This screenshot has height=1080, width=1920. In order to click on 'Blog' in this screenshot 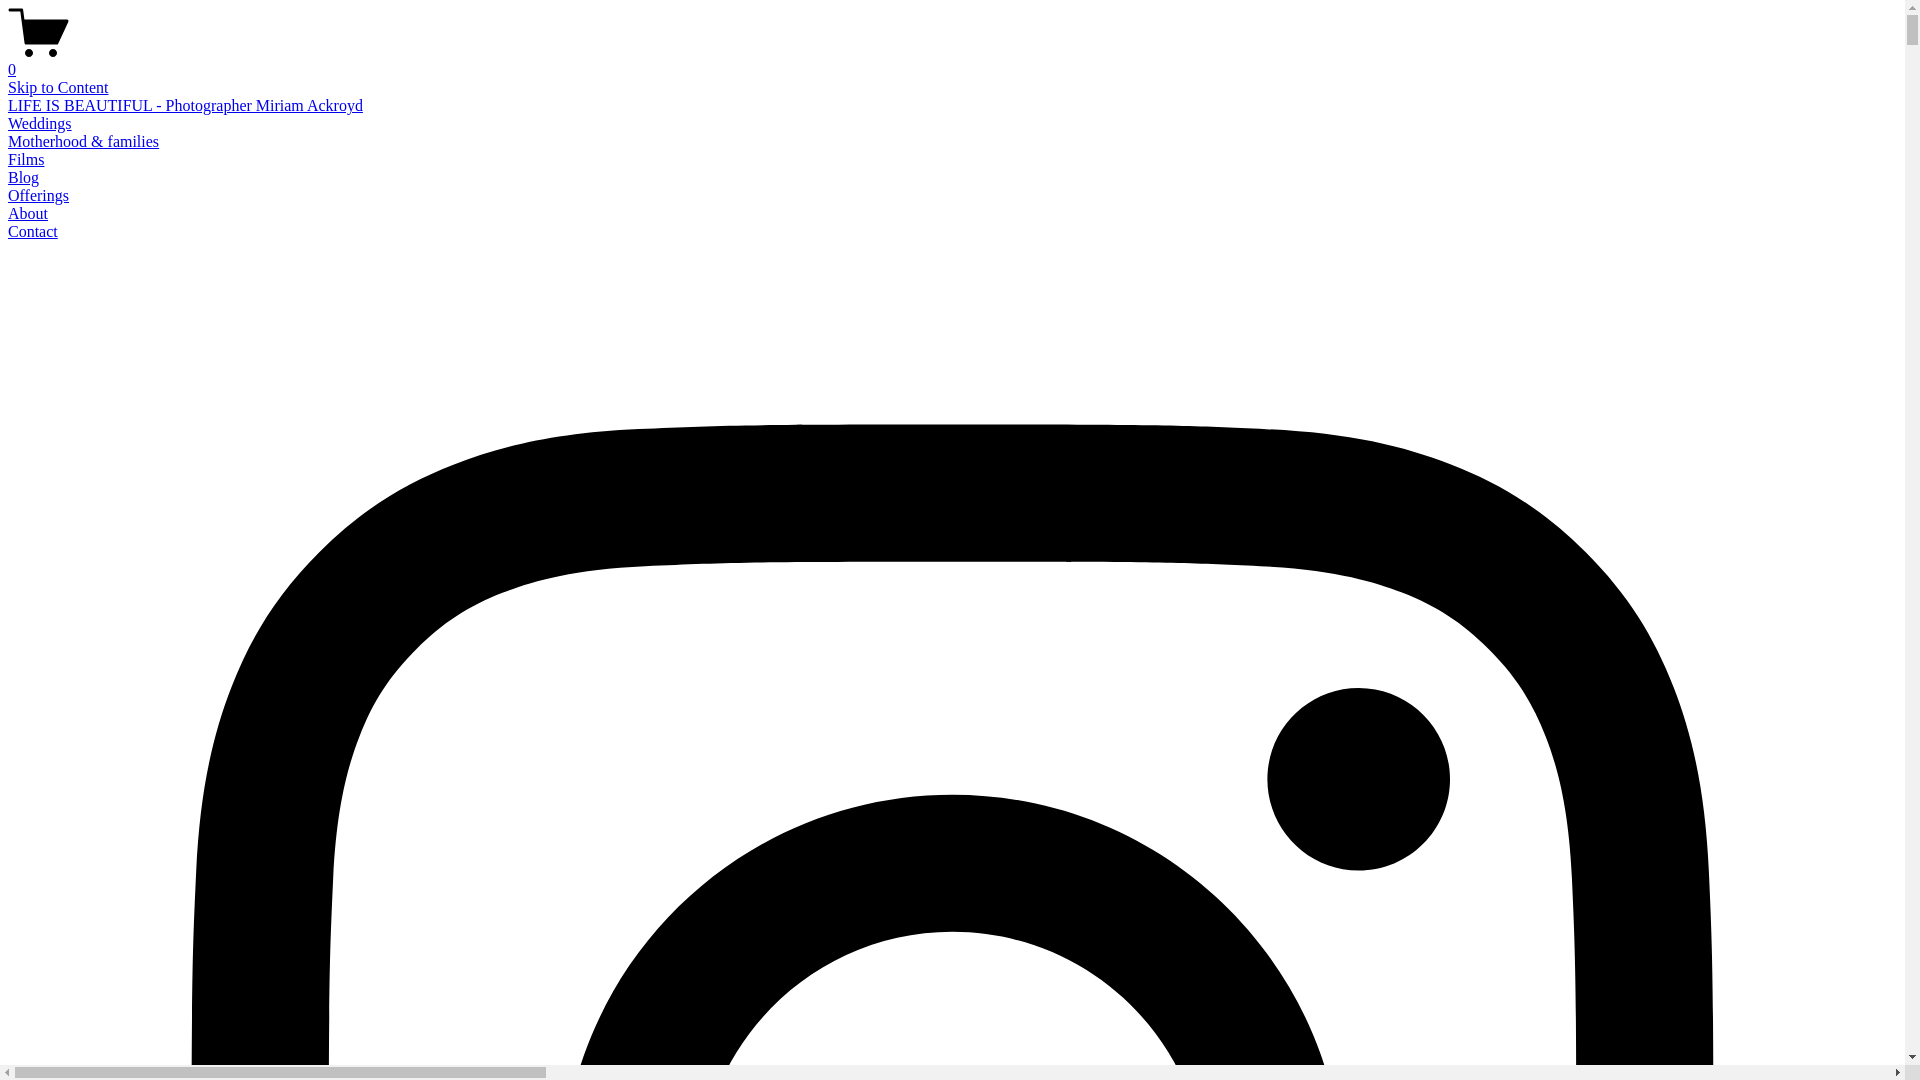, I will do `click(23, 176)`.